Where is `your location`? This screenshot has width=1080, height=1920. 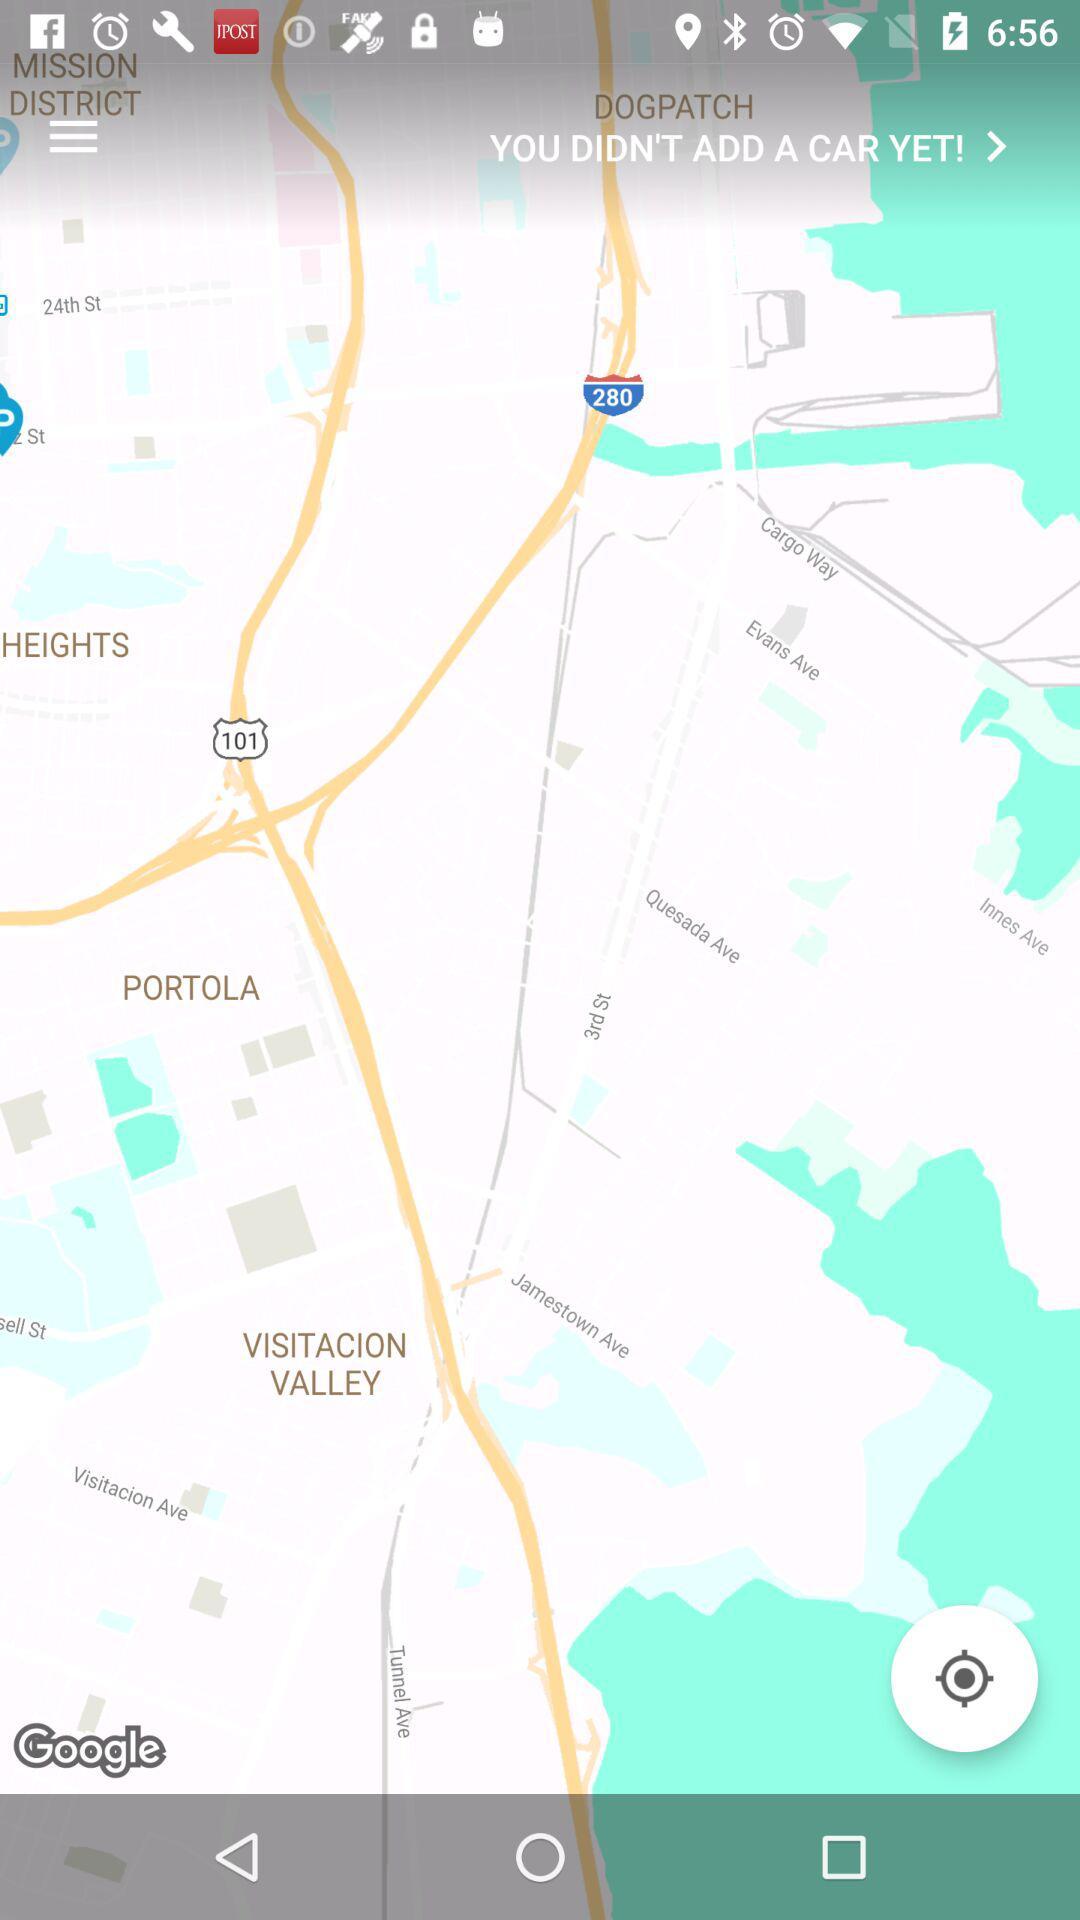
your location is located at coordinates (963, 1678).